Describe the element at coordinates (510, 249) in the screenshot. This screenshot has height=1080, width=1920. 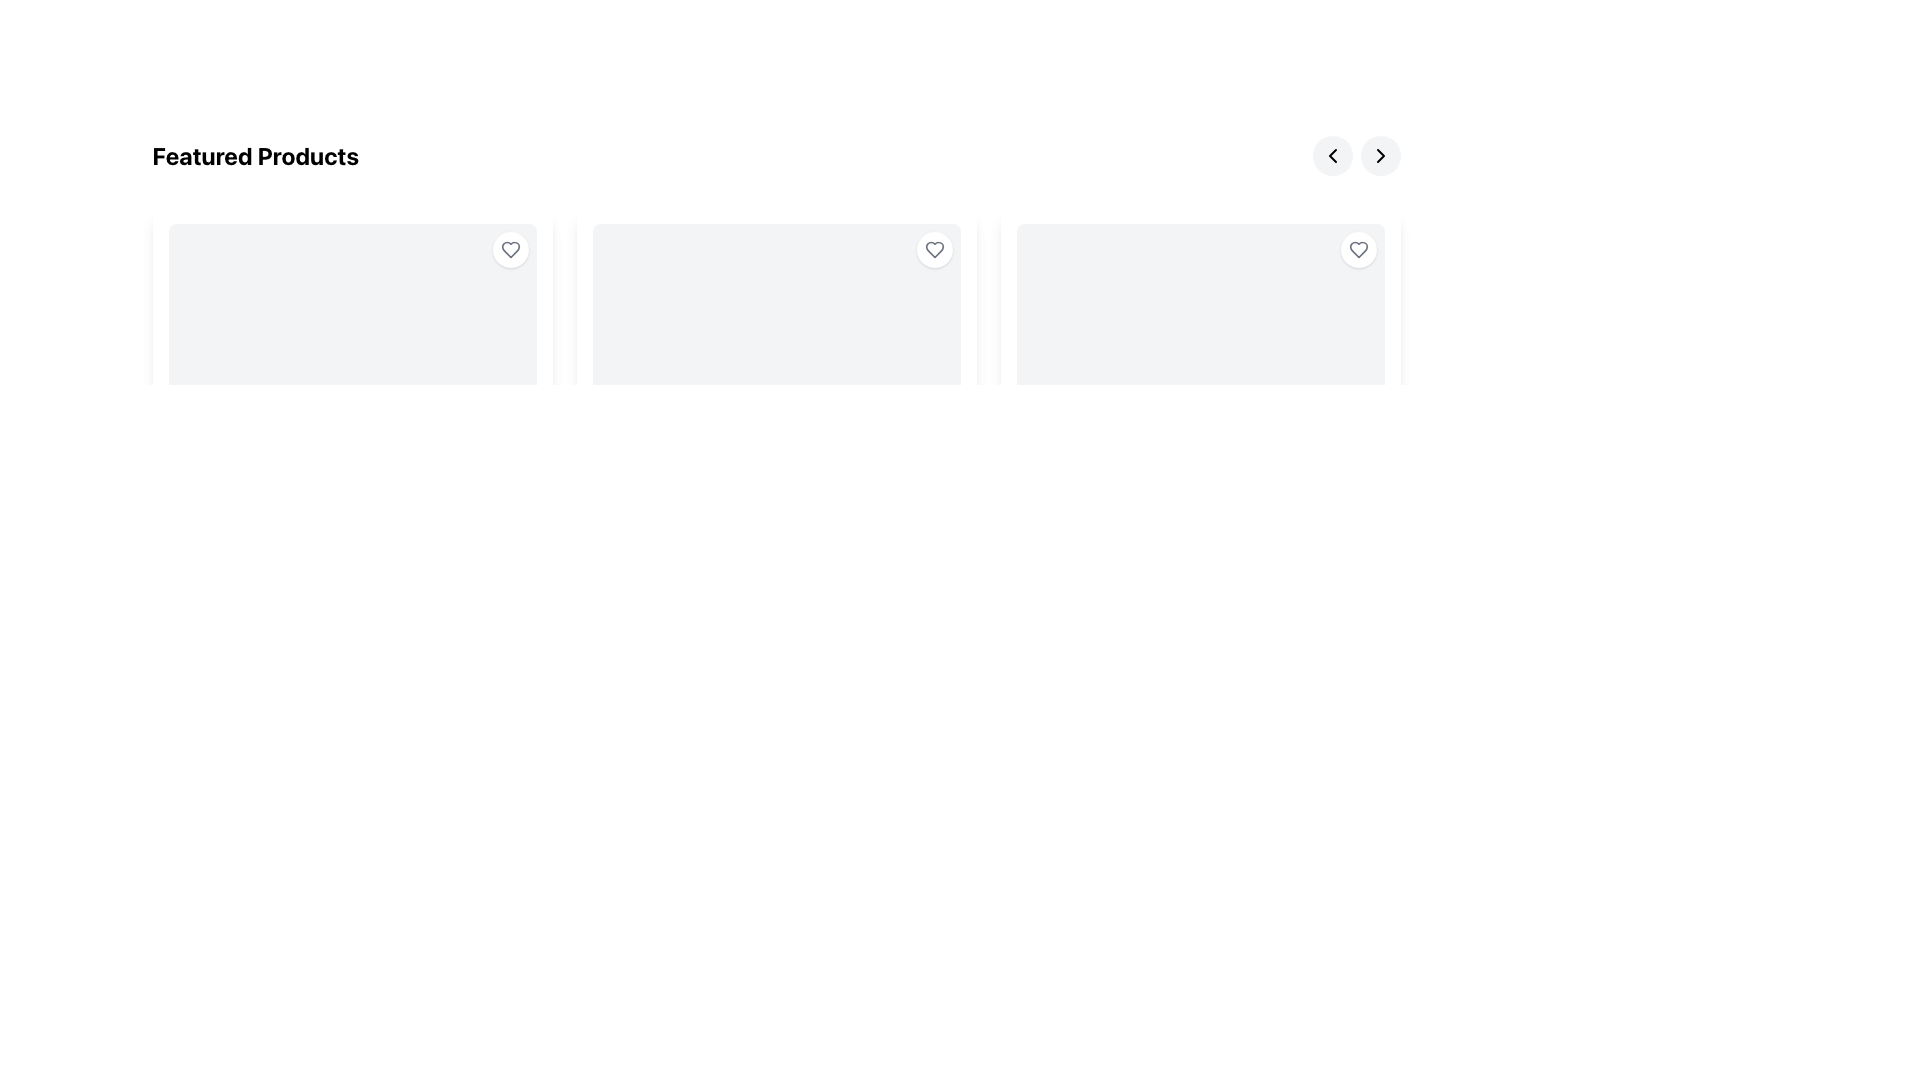
I see `the heart icon in the top-right corner of the first card under the 'Featured Products' section` at that location.